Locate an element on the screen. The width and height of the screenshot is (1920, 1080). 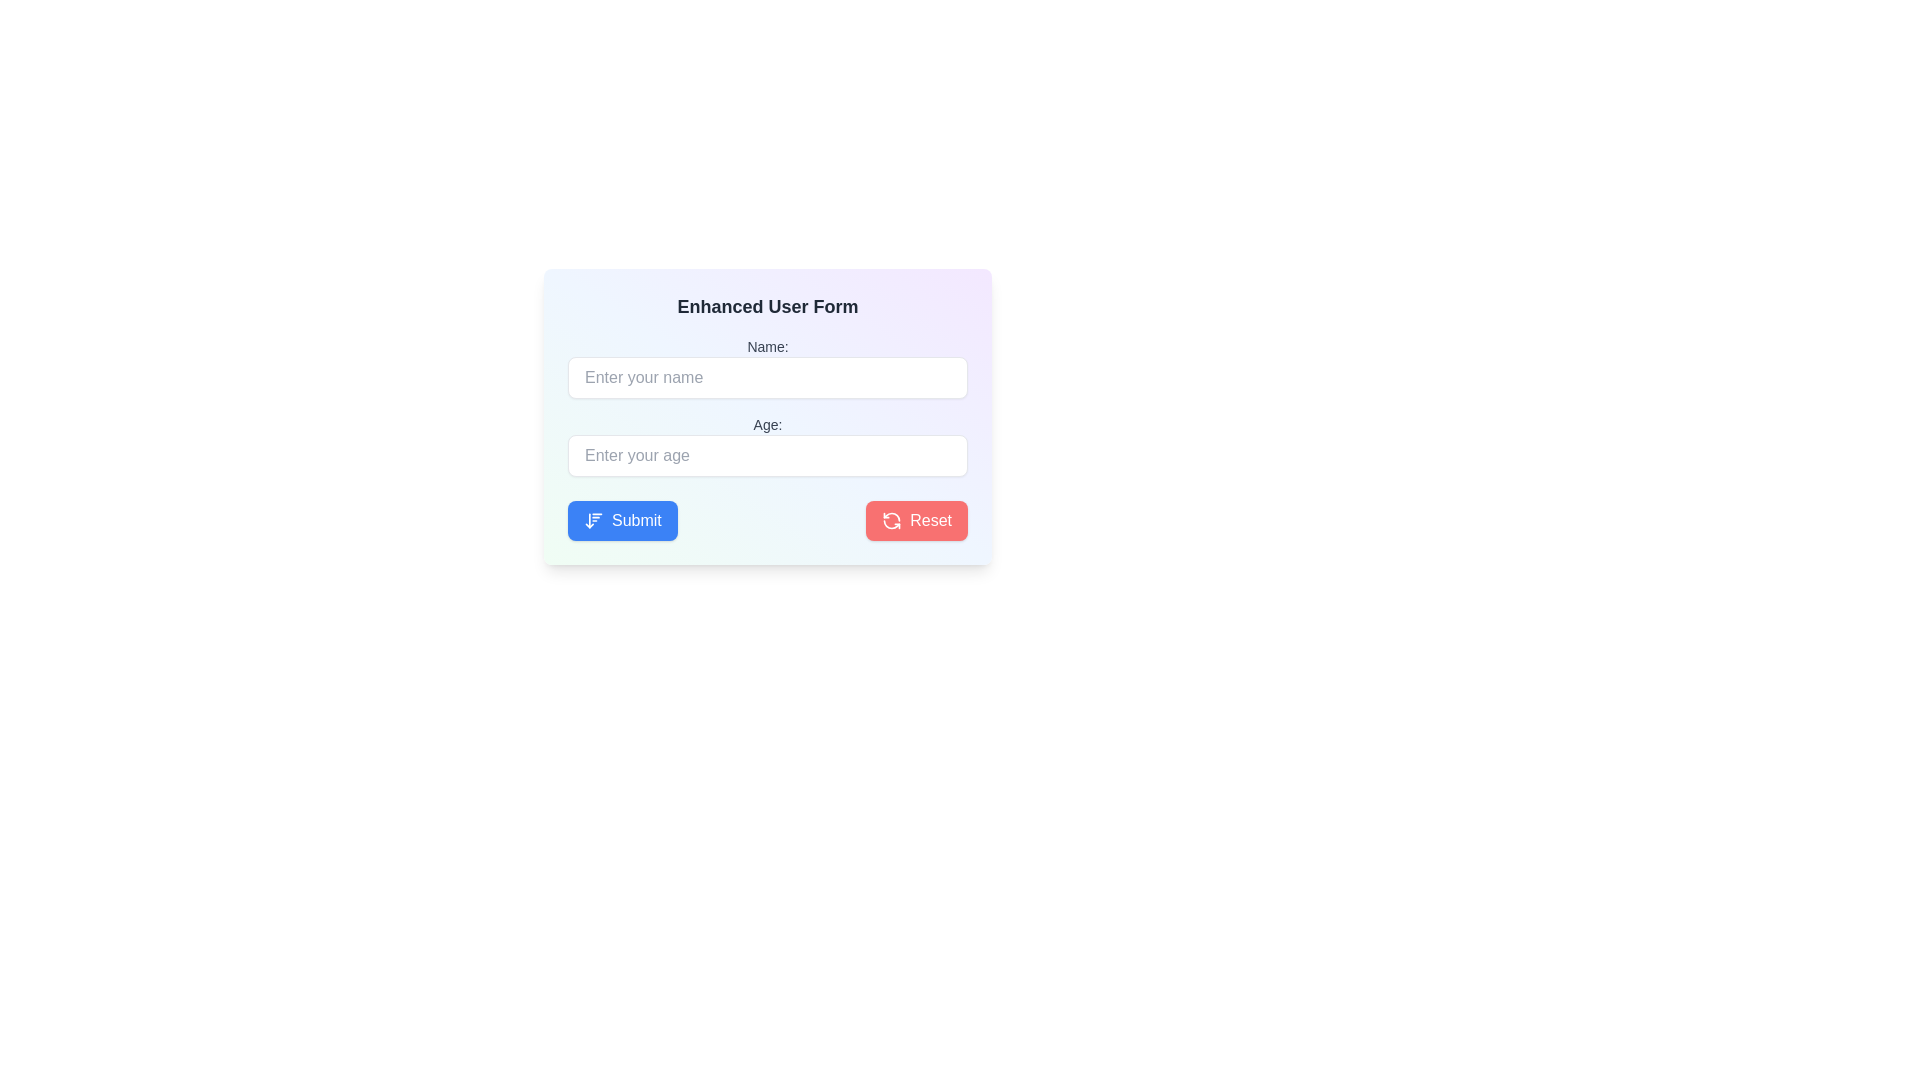
the numeric input field for age to focus on it is located at coordinates (767, 445).